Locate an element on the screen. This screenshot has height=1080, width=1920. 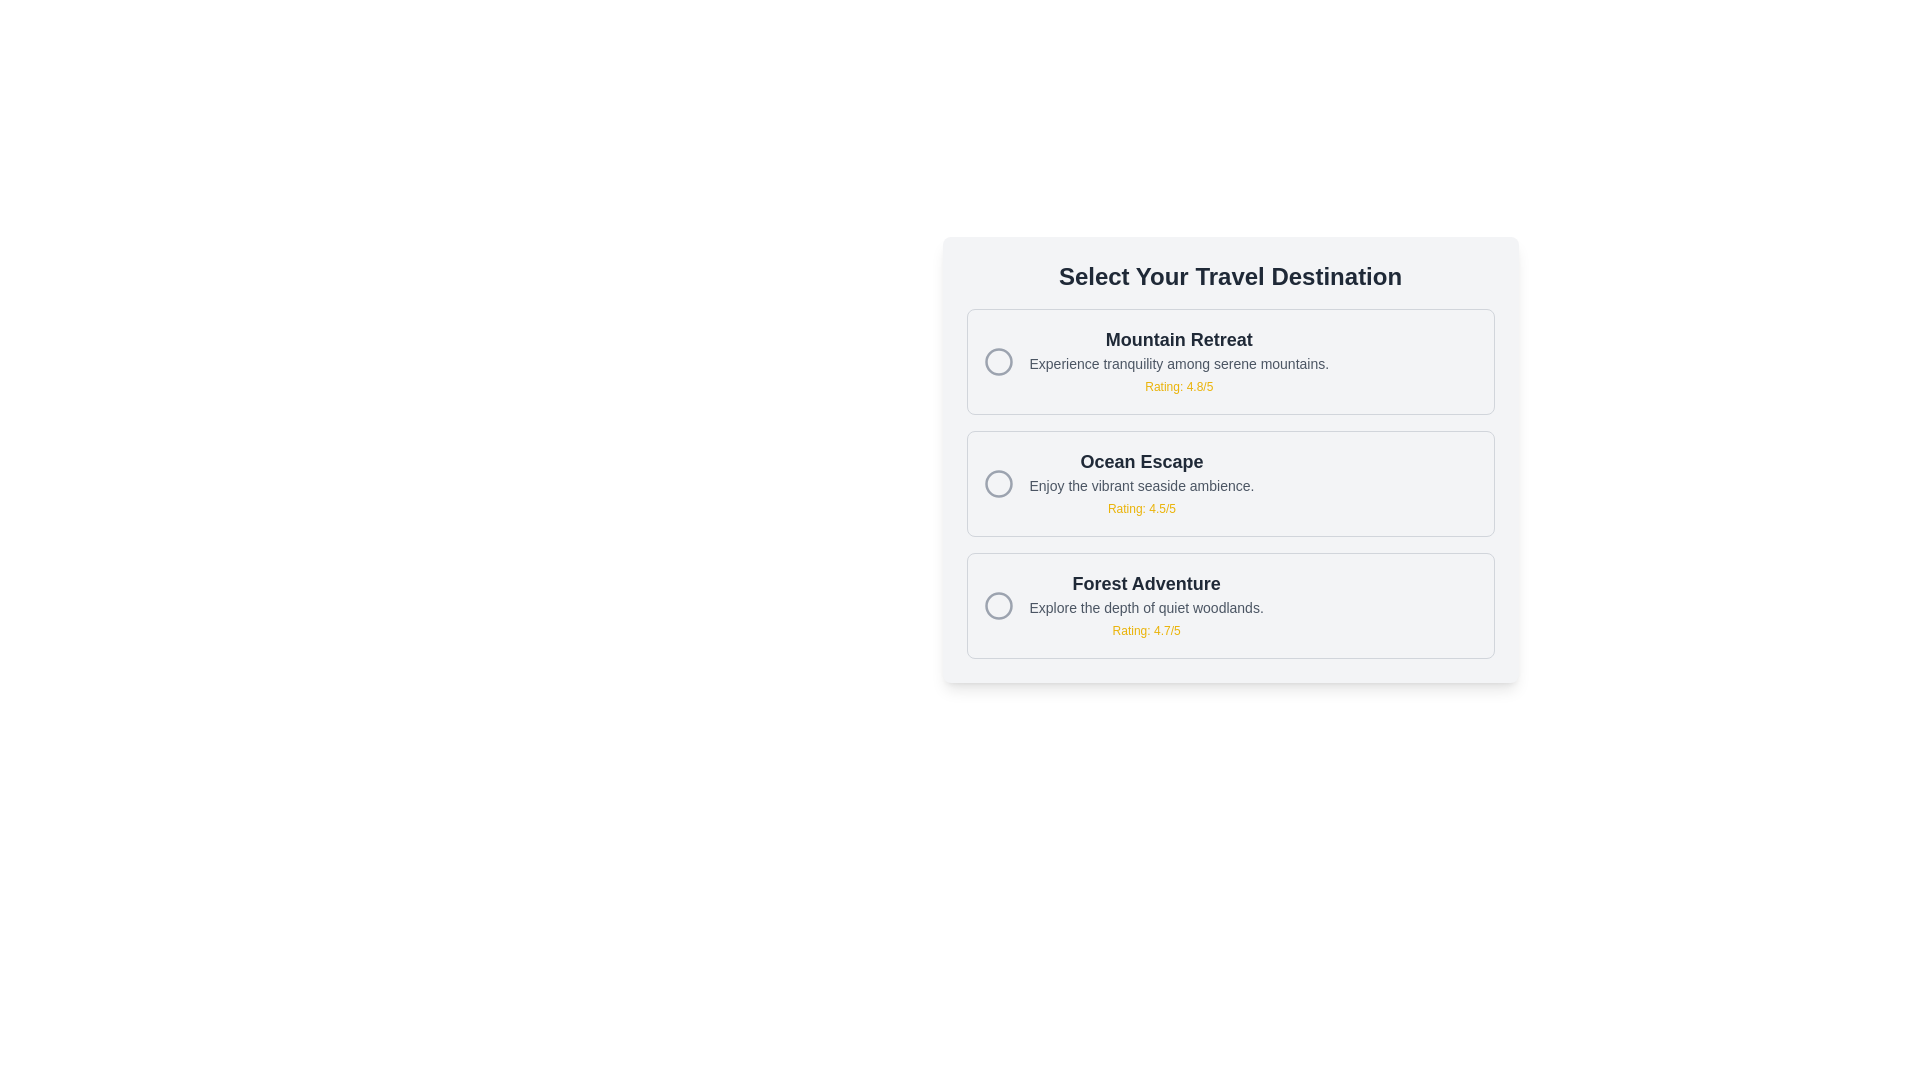
the selectable list item for 'Forest Adventure' is located at coordinates (1229, 604).